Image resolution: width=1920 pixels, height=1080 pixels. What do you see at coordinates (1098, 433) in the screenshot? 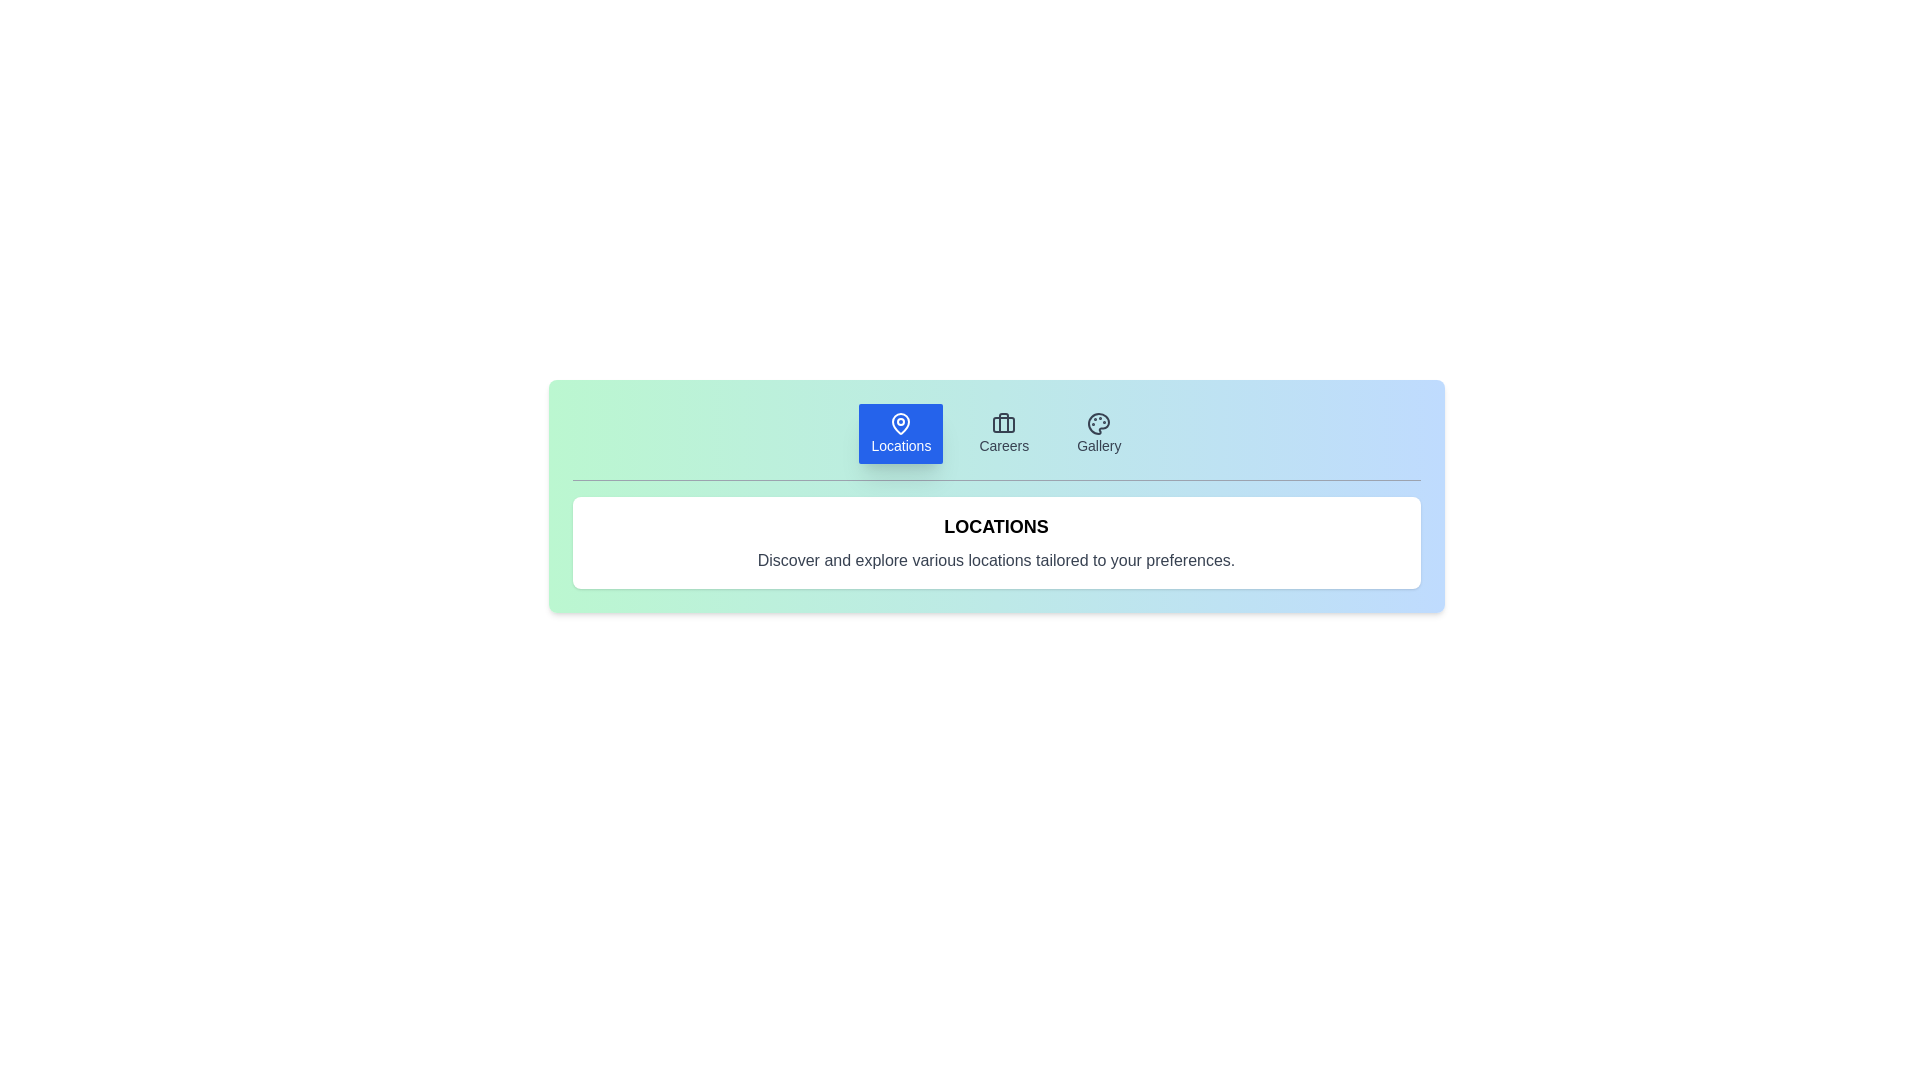
I see `the Gallery tab to display its content` at bounding box center [1098, 433].